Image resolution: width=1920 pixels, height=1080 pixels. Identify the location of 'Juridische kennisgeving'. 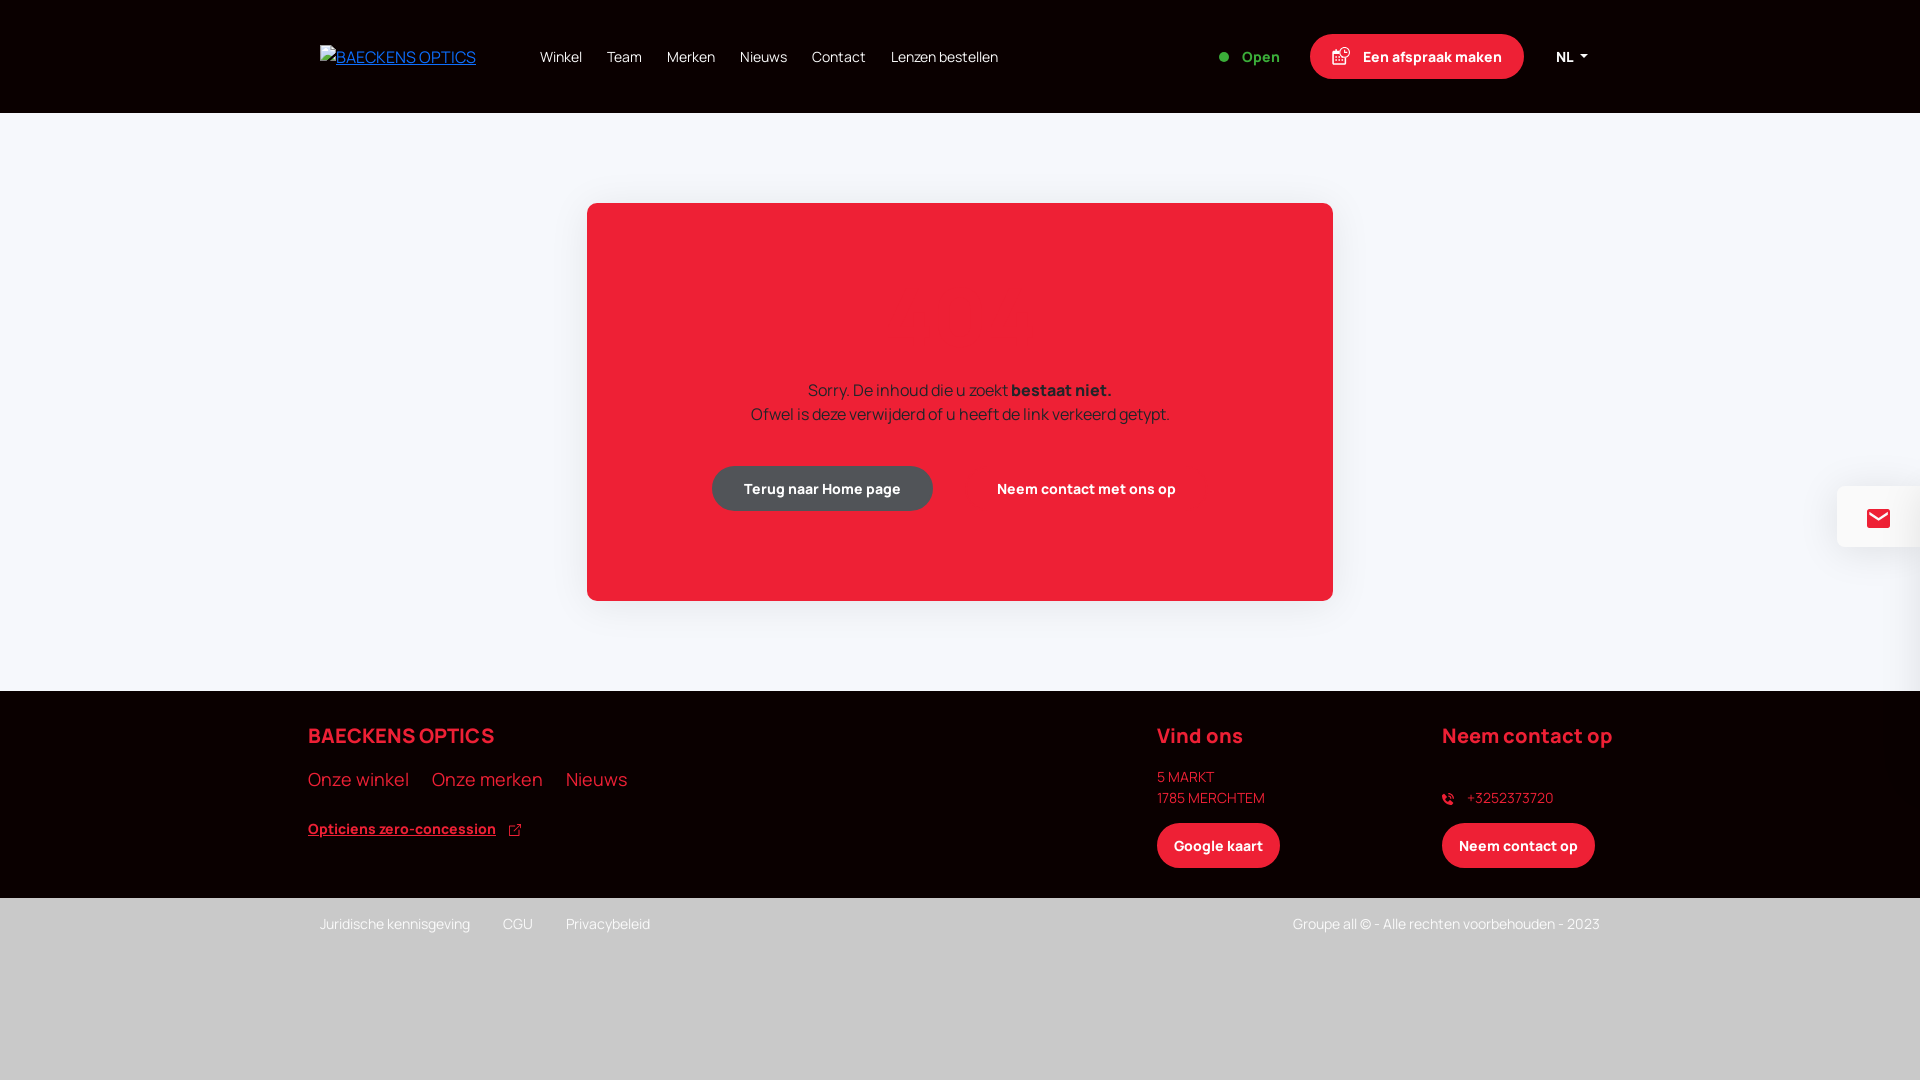
(394, 923).